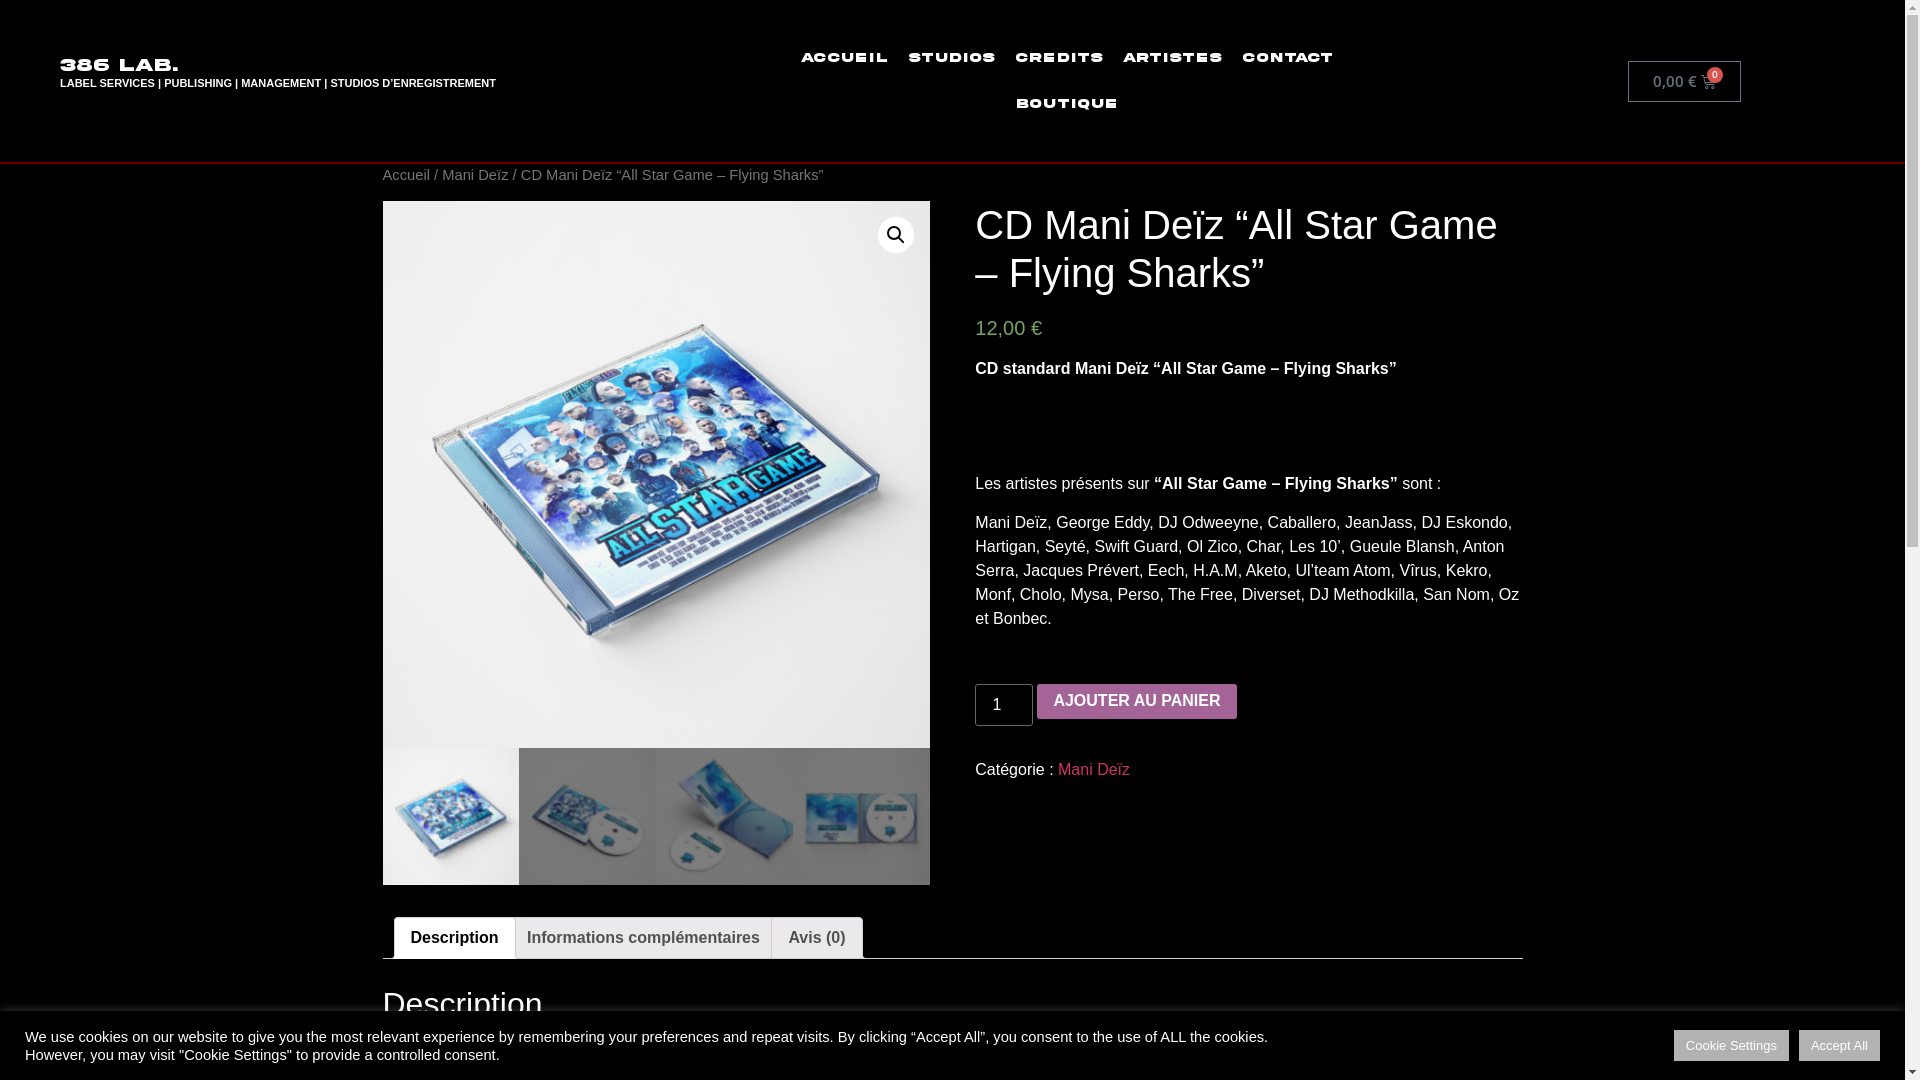 The image size is (1920, 1080). I want to click on 'Avis (0)', so click(816, 937).